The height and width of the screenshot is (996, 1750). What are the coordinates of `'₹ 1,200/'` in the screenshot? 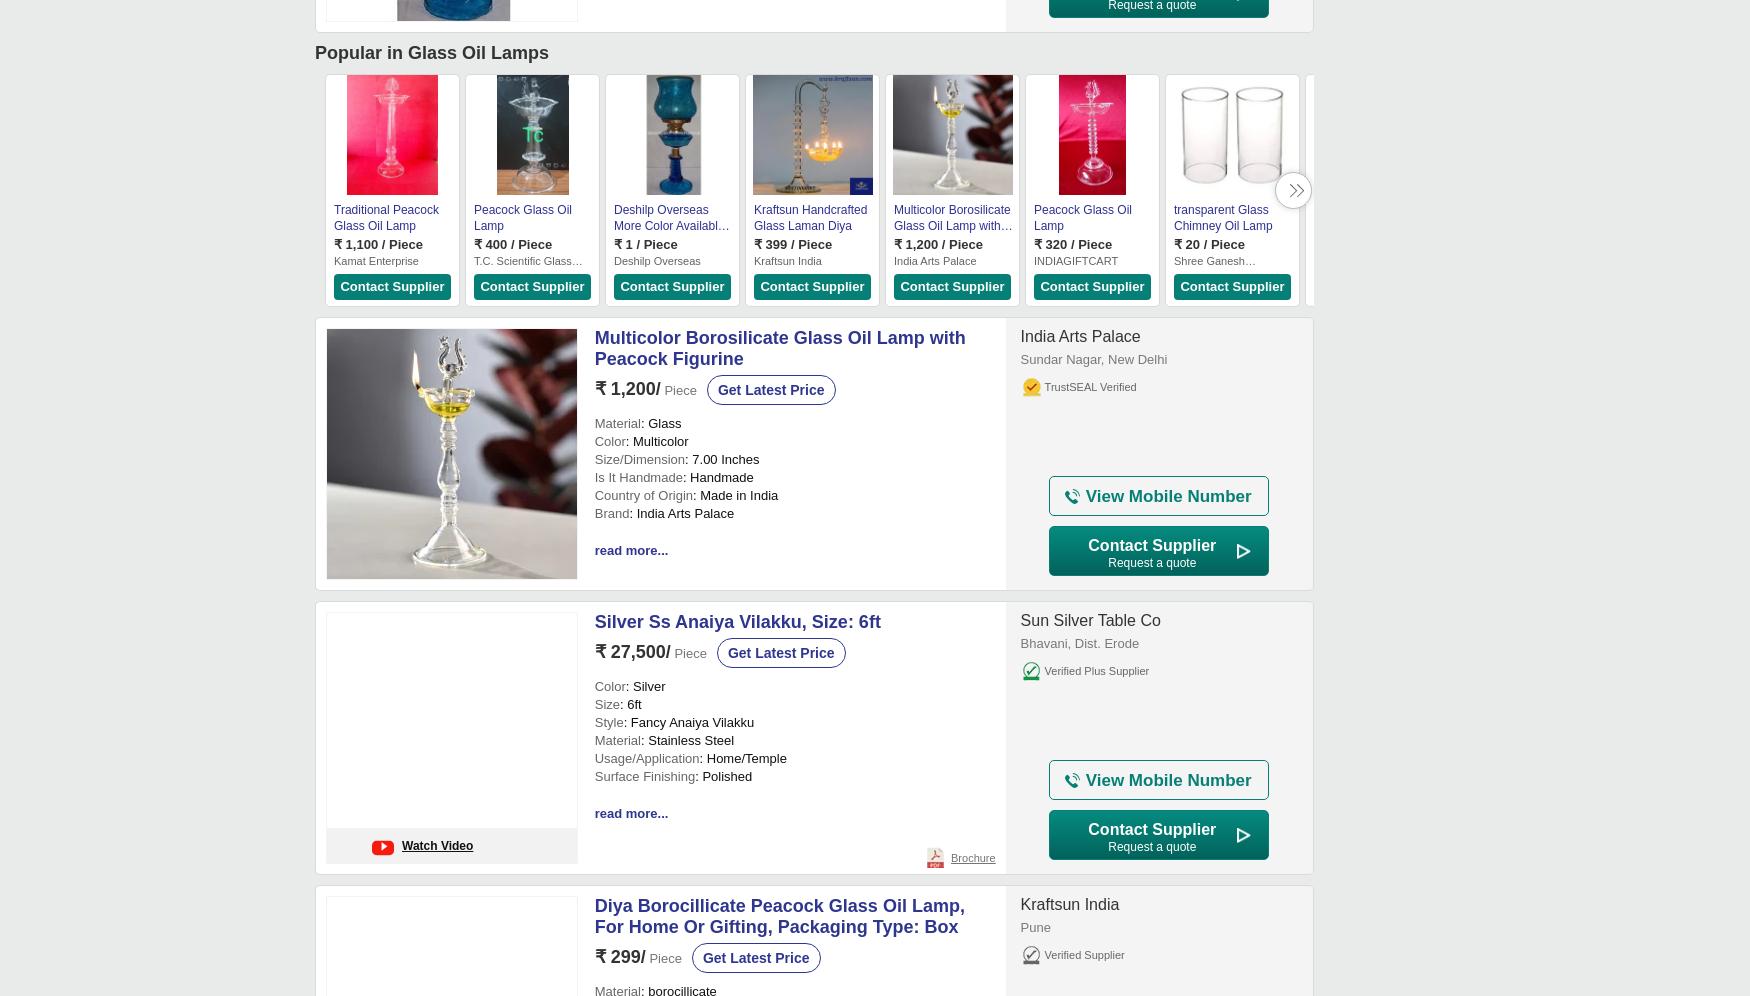 It's located at (626, 388).